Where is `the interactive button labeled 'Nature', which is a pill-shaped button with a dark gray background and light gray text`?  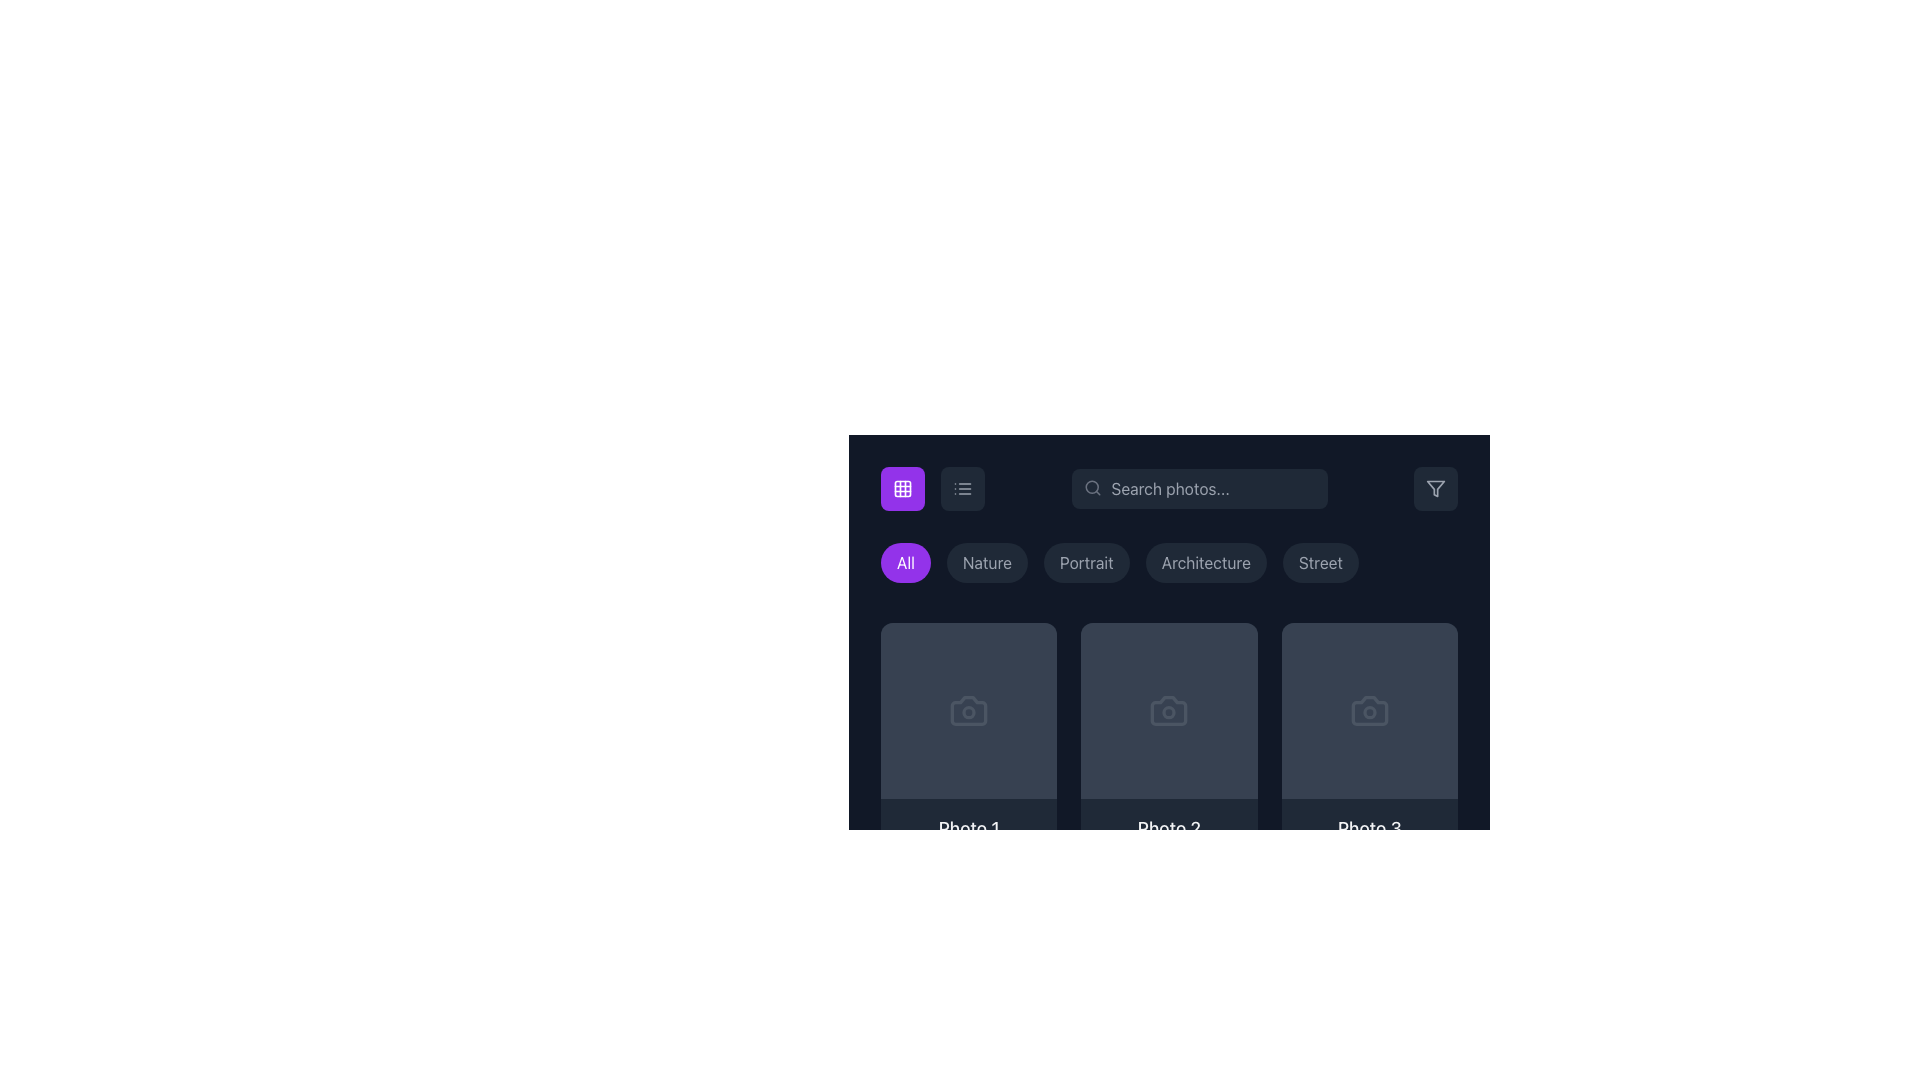 the interactive button labeled 'Nature', which is a pill-shaped button with a dark gray background and light gray text is located at coordinates (987, 563).